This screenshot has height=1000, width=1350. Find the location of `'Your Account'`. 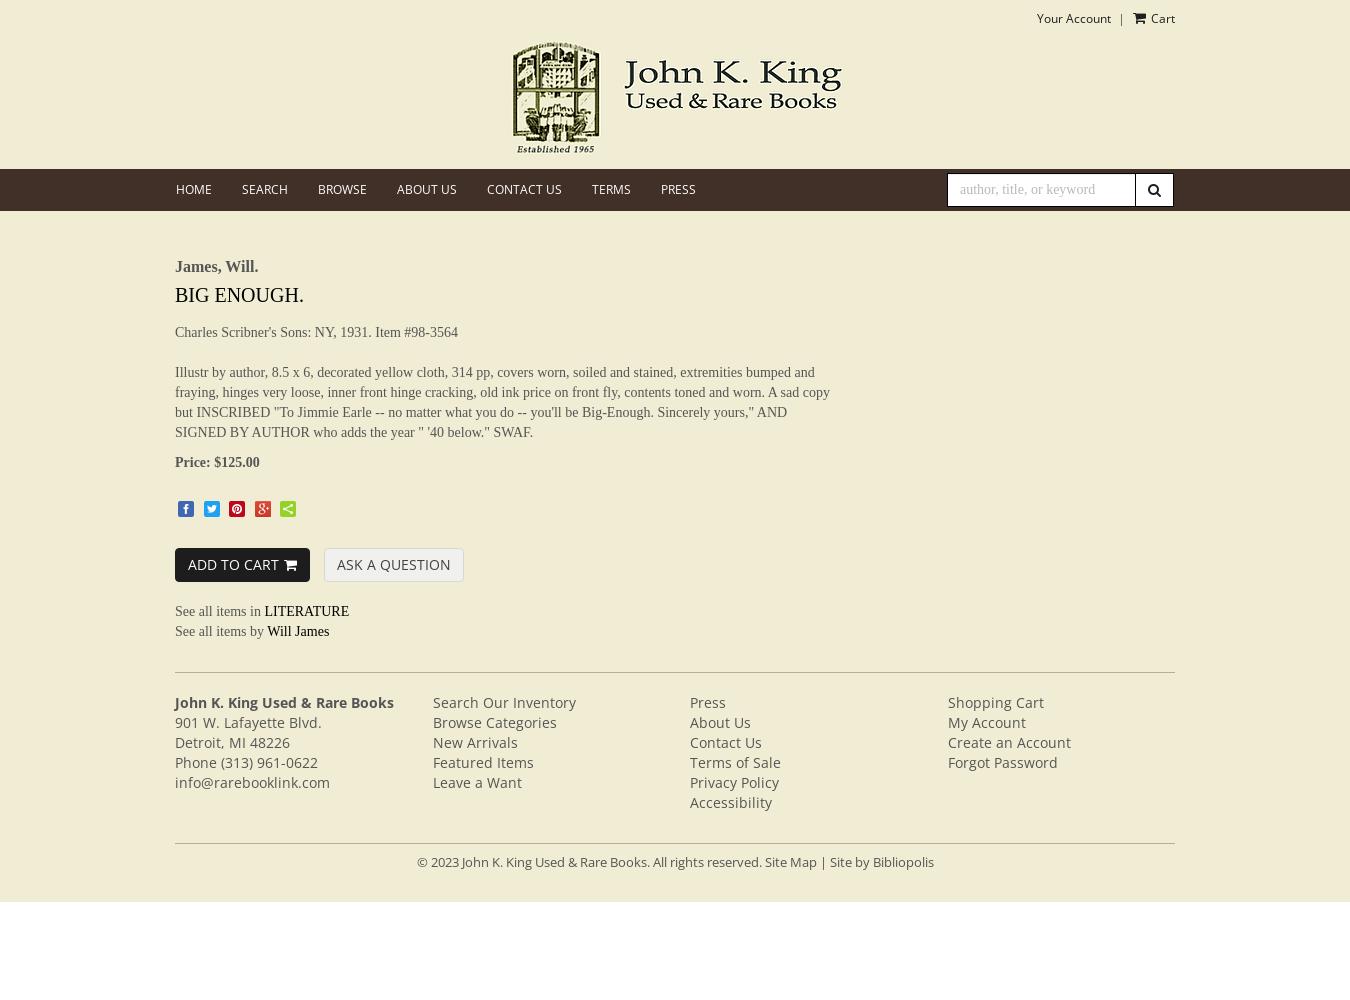

'Your Account' is located at coordinates (1072, 18).